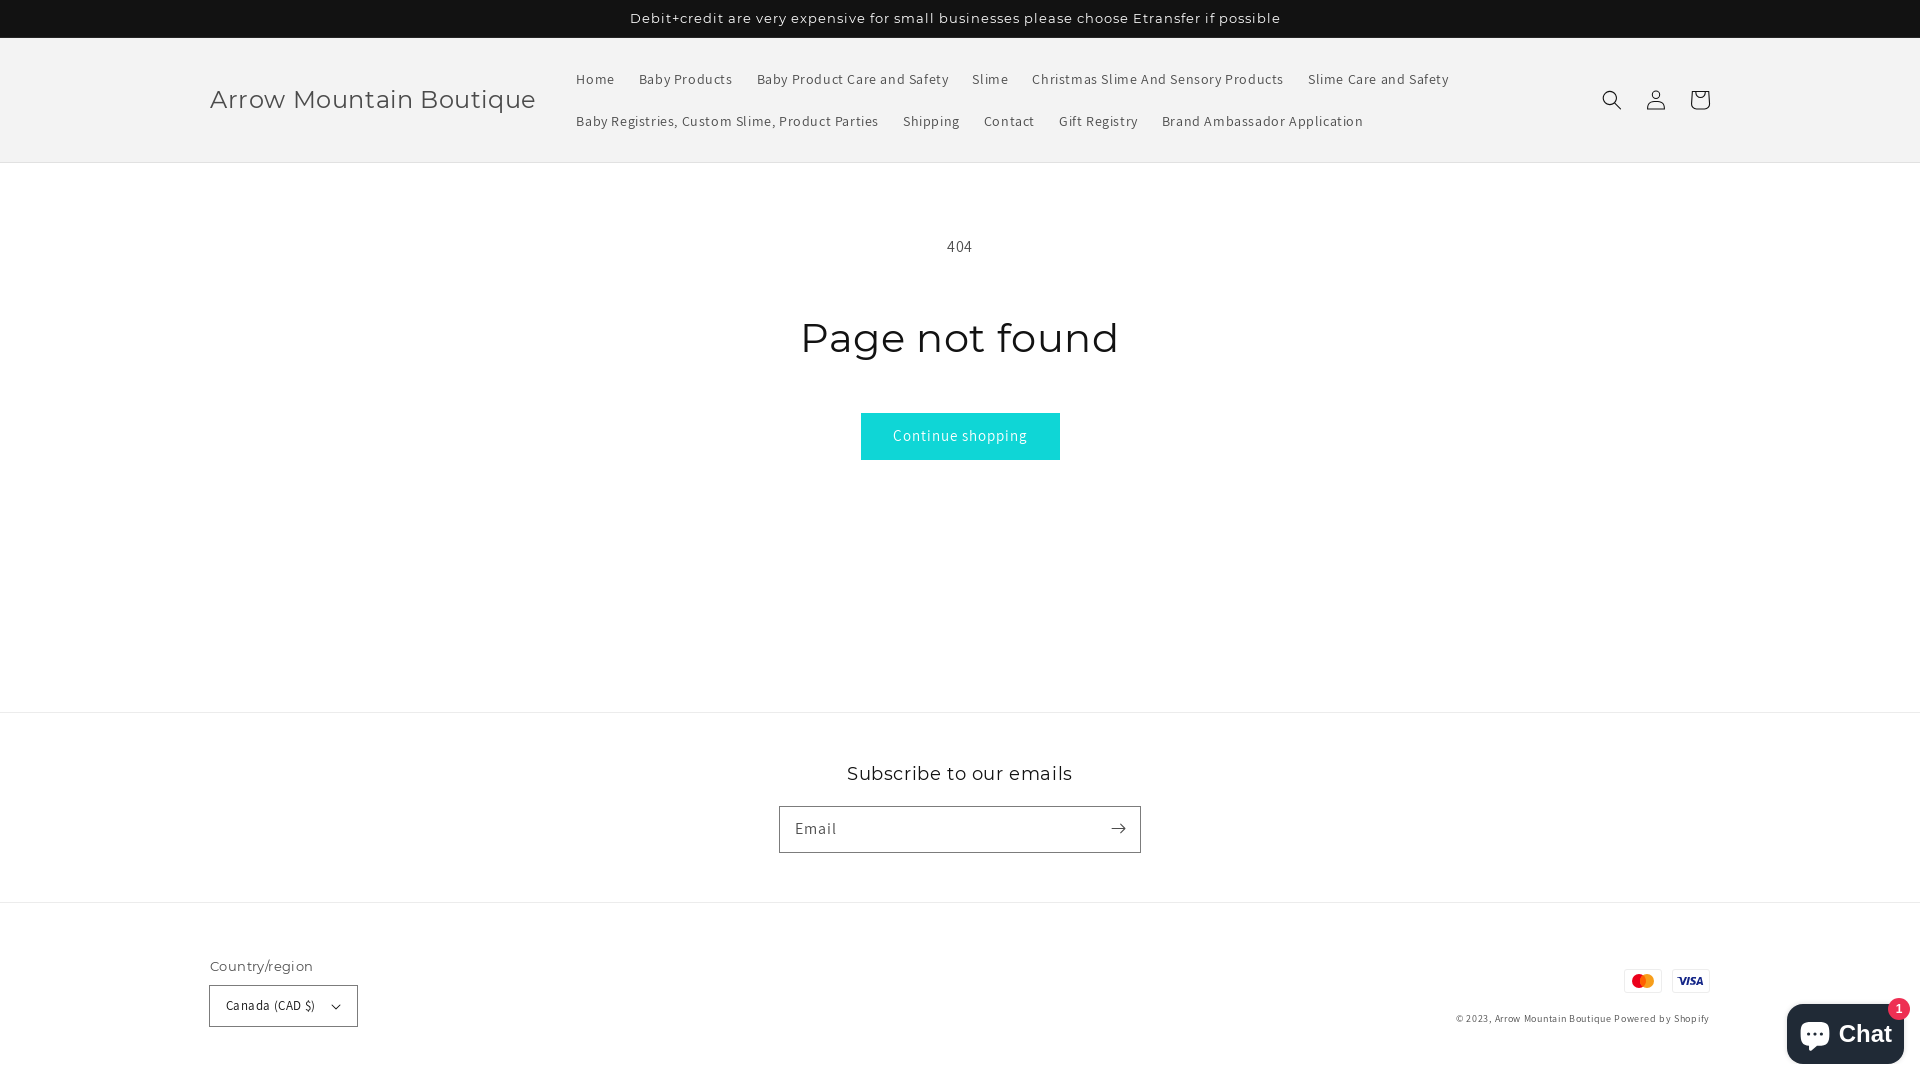  What do you see at coordinates (626, 77) in the screenshot?
I see `'Baby Products'` at bounding box center [626, 77].